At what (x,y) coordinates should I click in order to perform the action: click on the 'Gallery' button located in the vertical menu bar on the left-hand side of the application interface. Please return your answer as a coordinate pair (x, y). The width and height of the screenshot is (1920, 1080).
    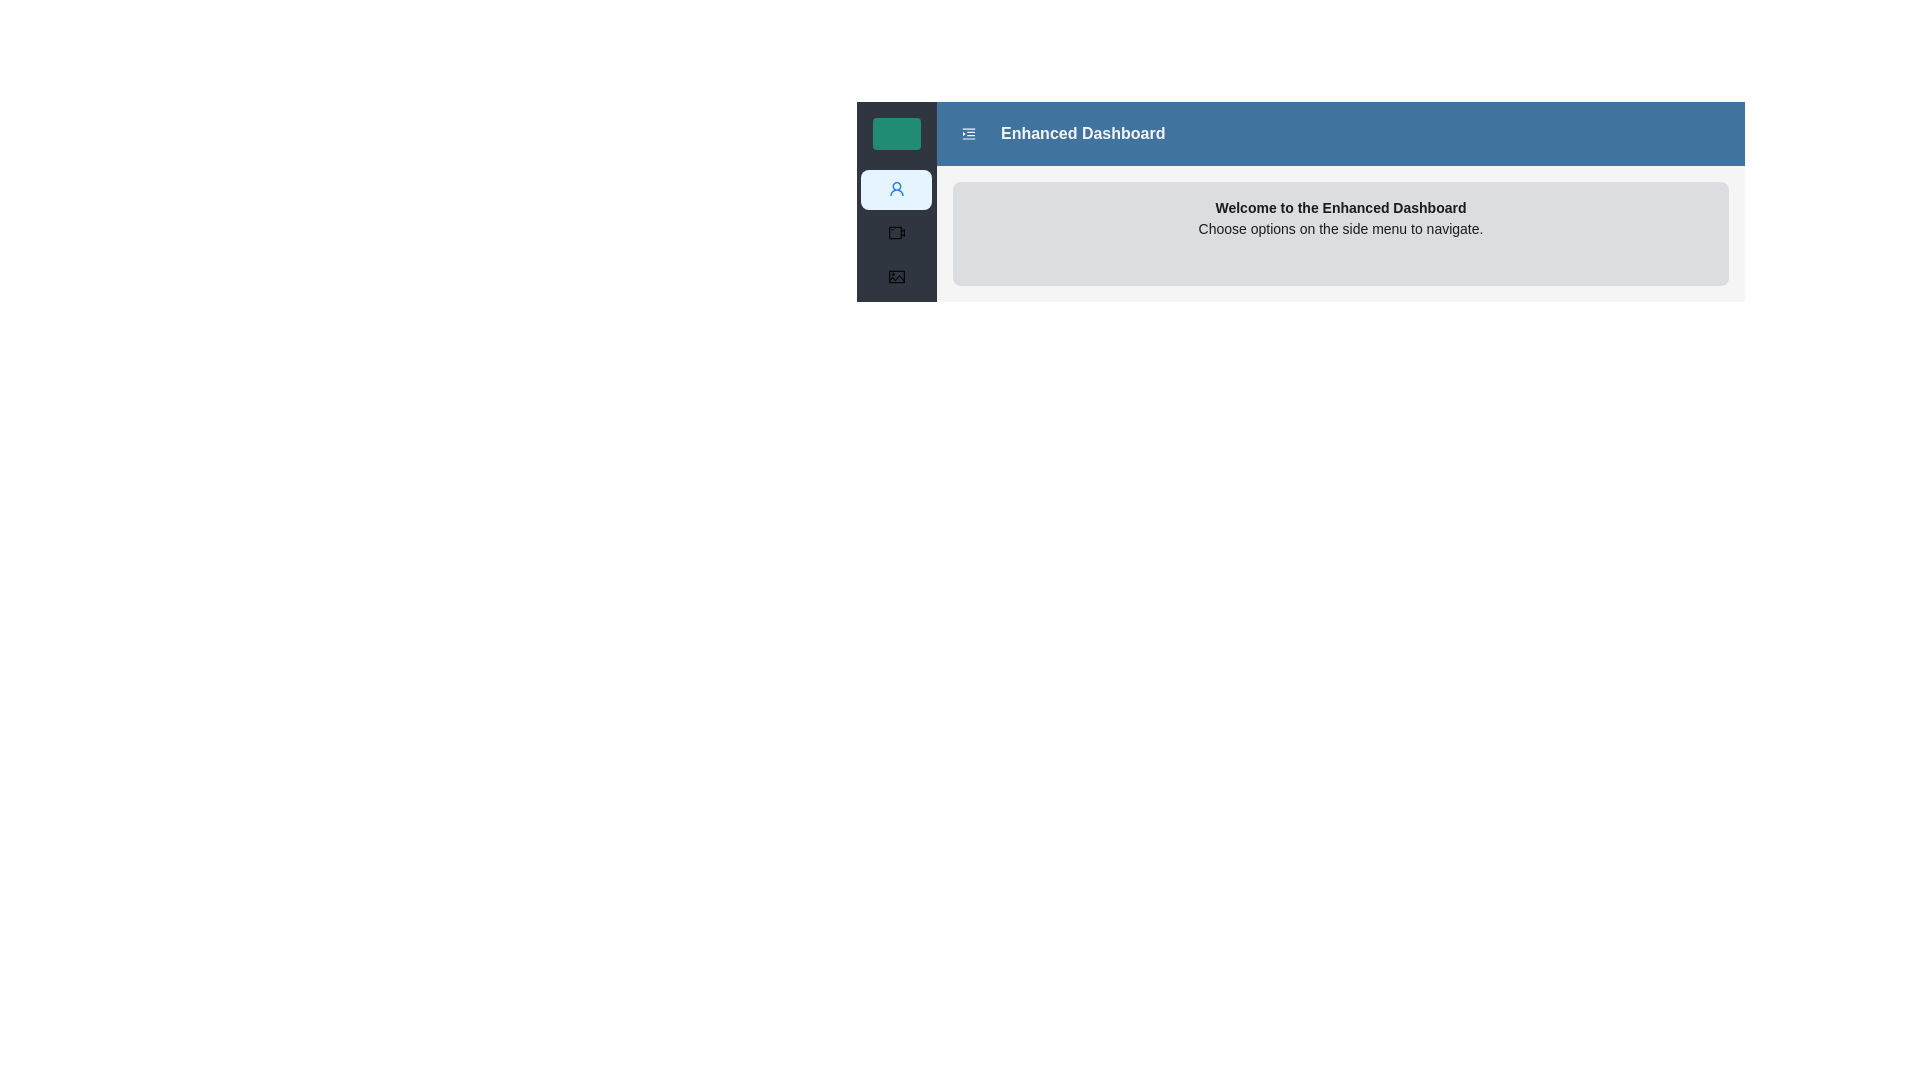
    Looking at the image, I should click on (895, 277).